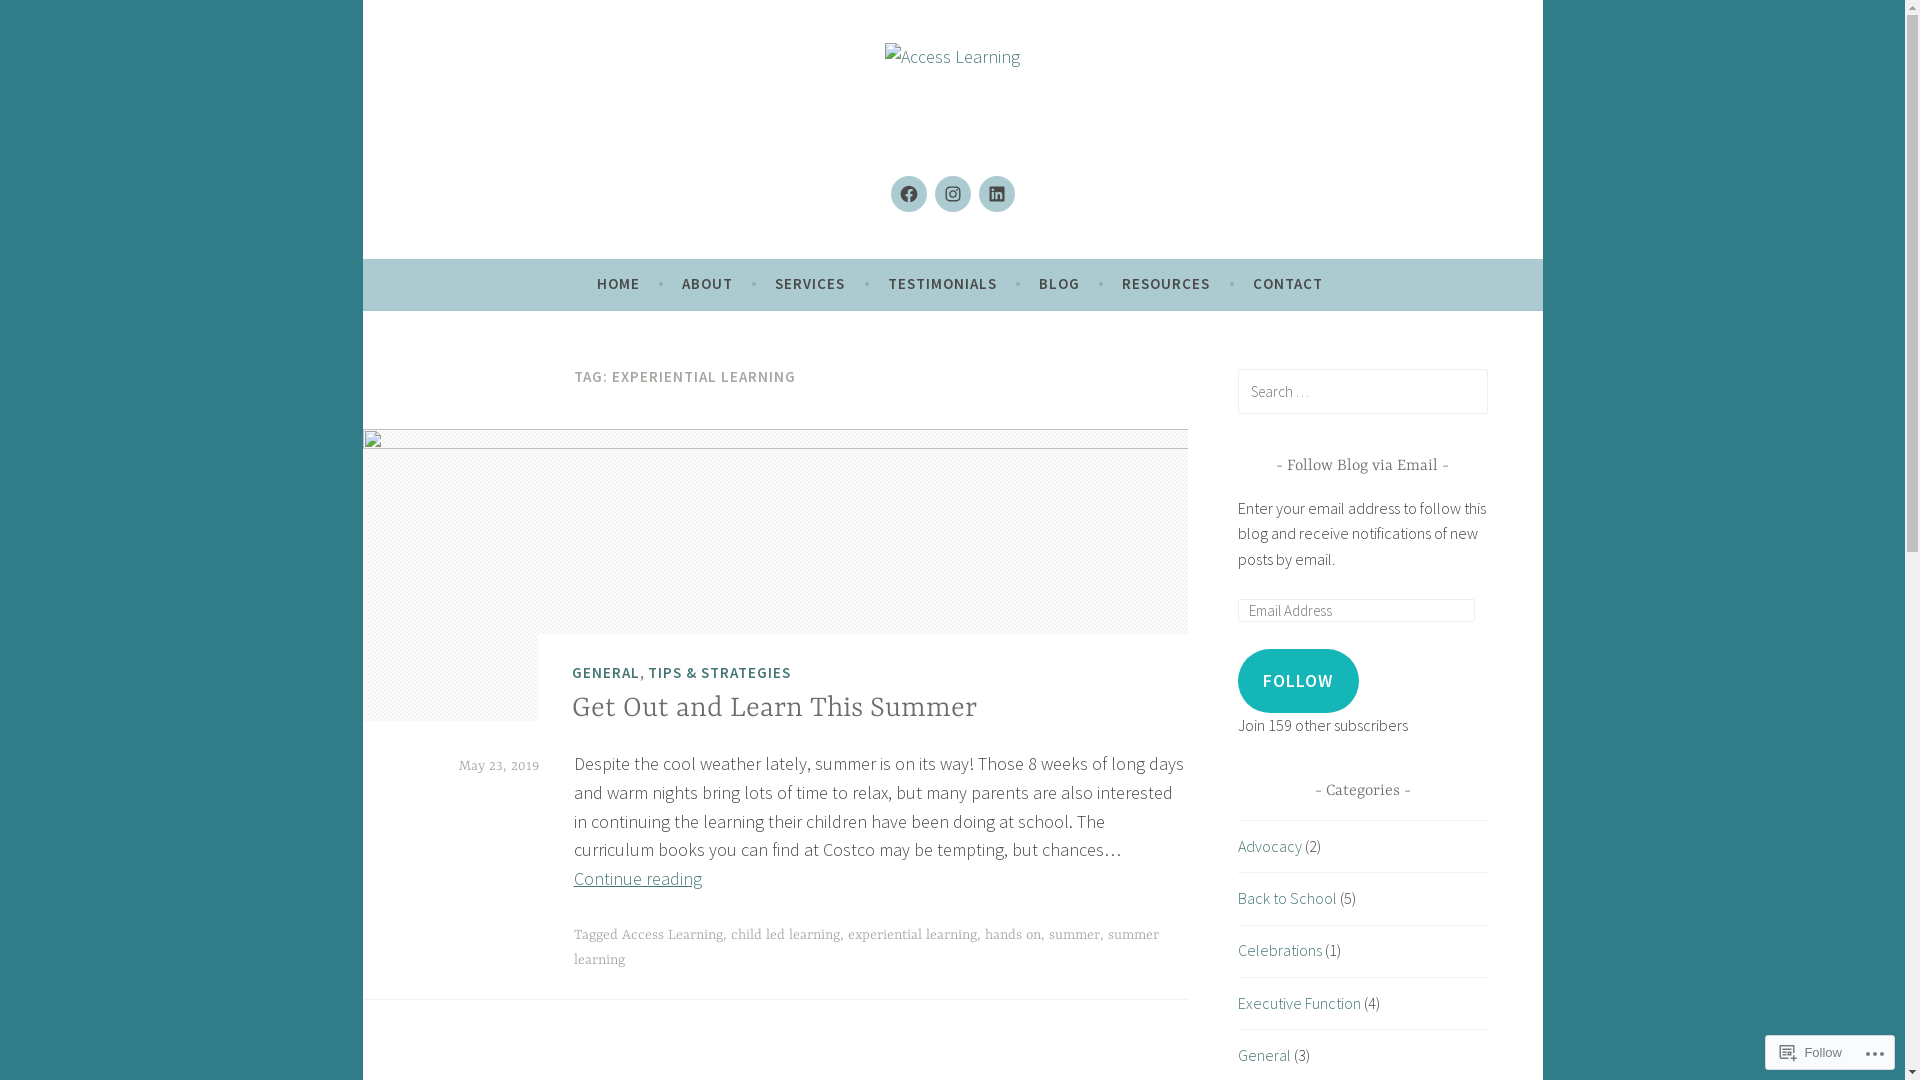 Image resolution: width=1920 pixels, height=1080 pixels. I want to click on 'Continue reading', so click(637, 877).